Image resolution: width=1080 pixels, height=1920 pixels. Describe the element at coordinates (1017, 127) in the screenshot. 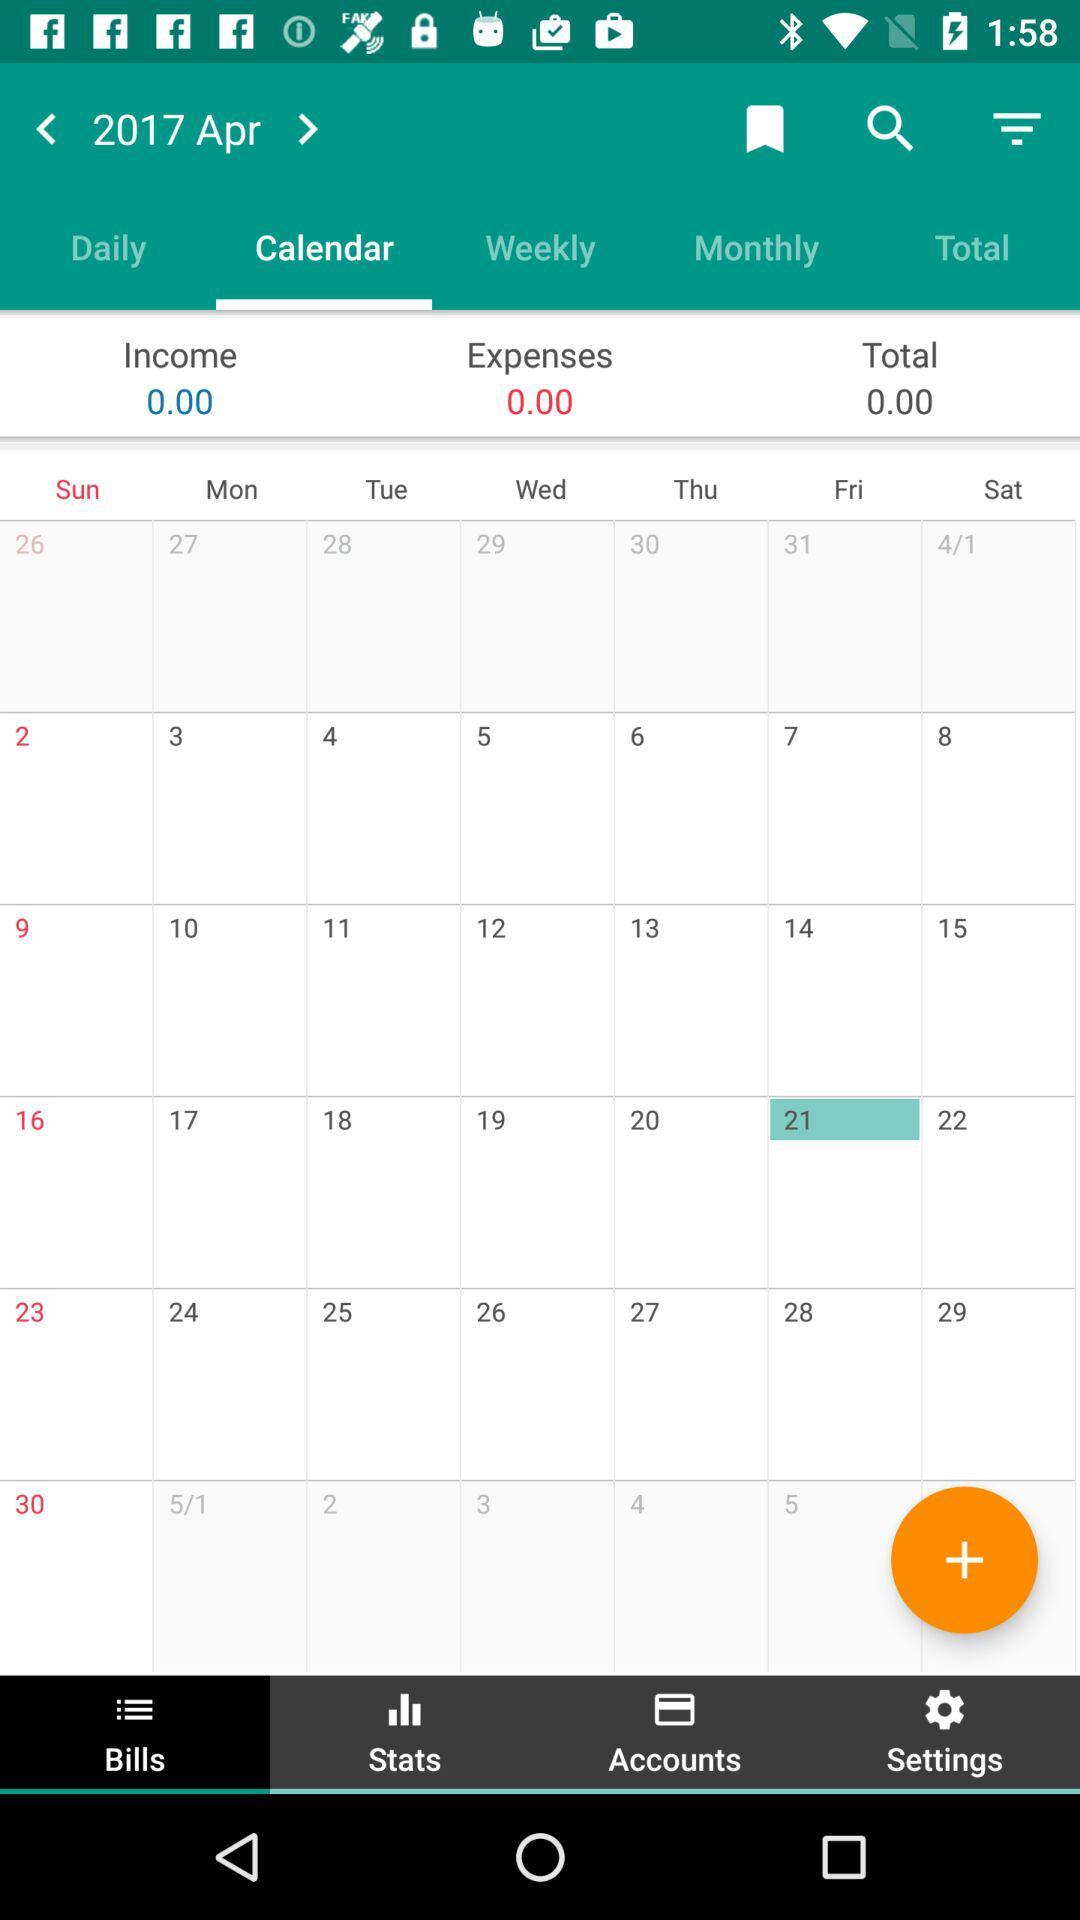

I see `open menu` at that location.